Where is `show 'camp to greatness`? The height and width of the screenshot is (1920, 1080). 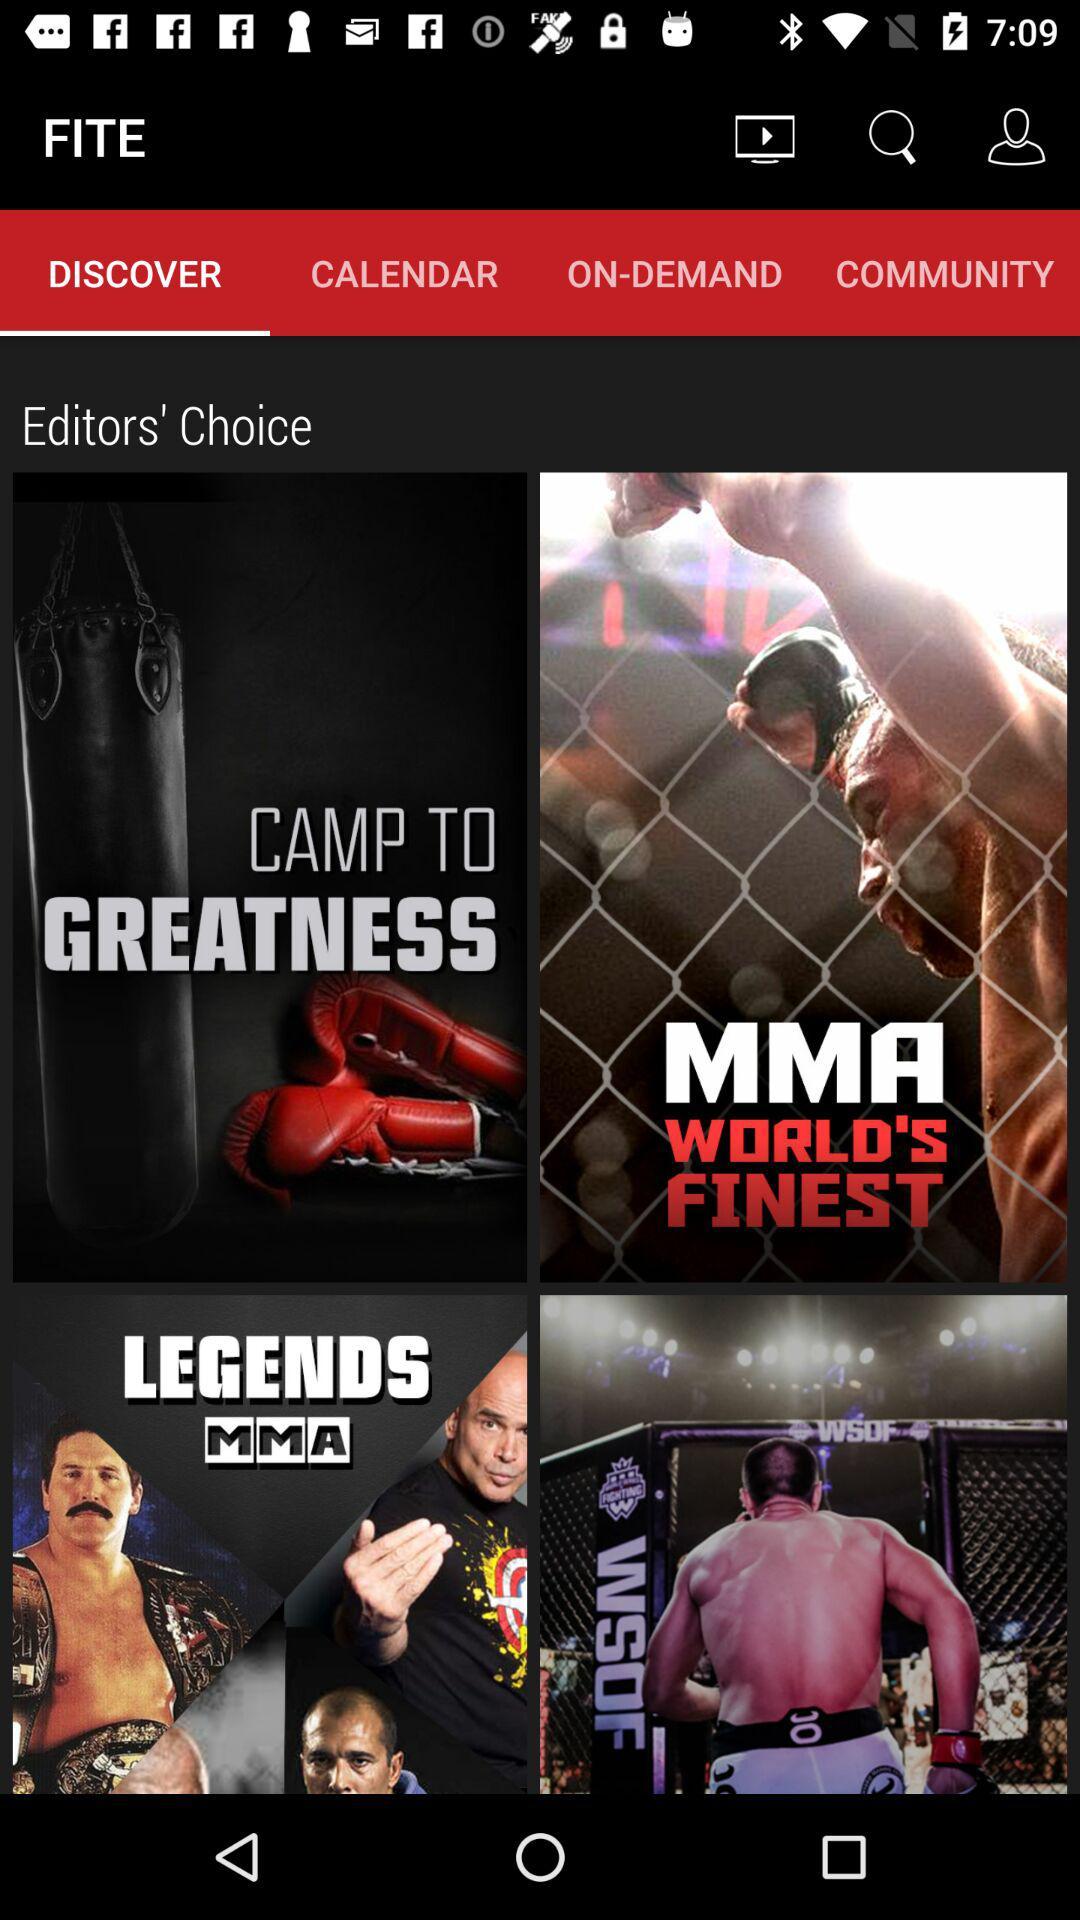 show 'camp to greatness is located at coordinates (270, 877).